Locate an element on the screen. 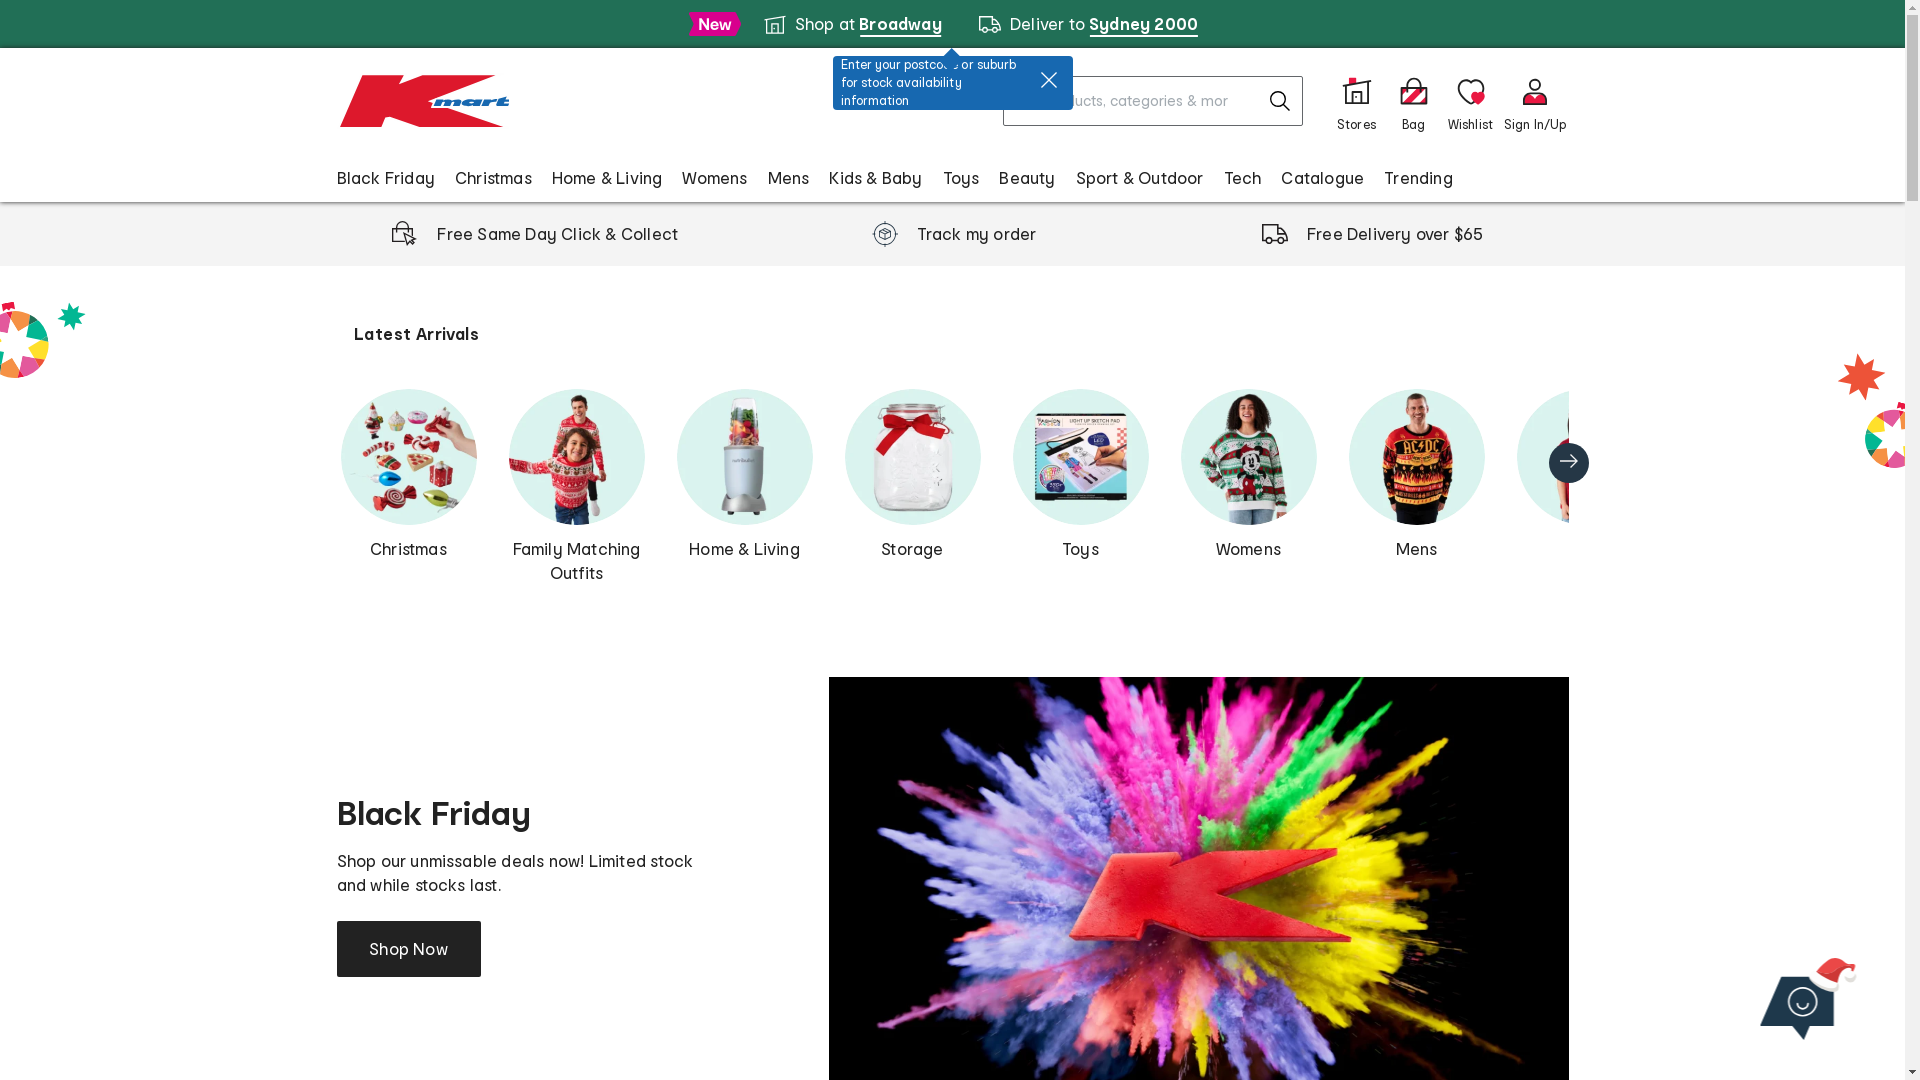 Image resolution: width=1920 pixels, height=1080 pixels. 'Shop Now' is located at coordinates (336, 947).